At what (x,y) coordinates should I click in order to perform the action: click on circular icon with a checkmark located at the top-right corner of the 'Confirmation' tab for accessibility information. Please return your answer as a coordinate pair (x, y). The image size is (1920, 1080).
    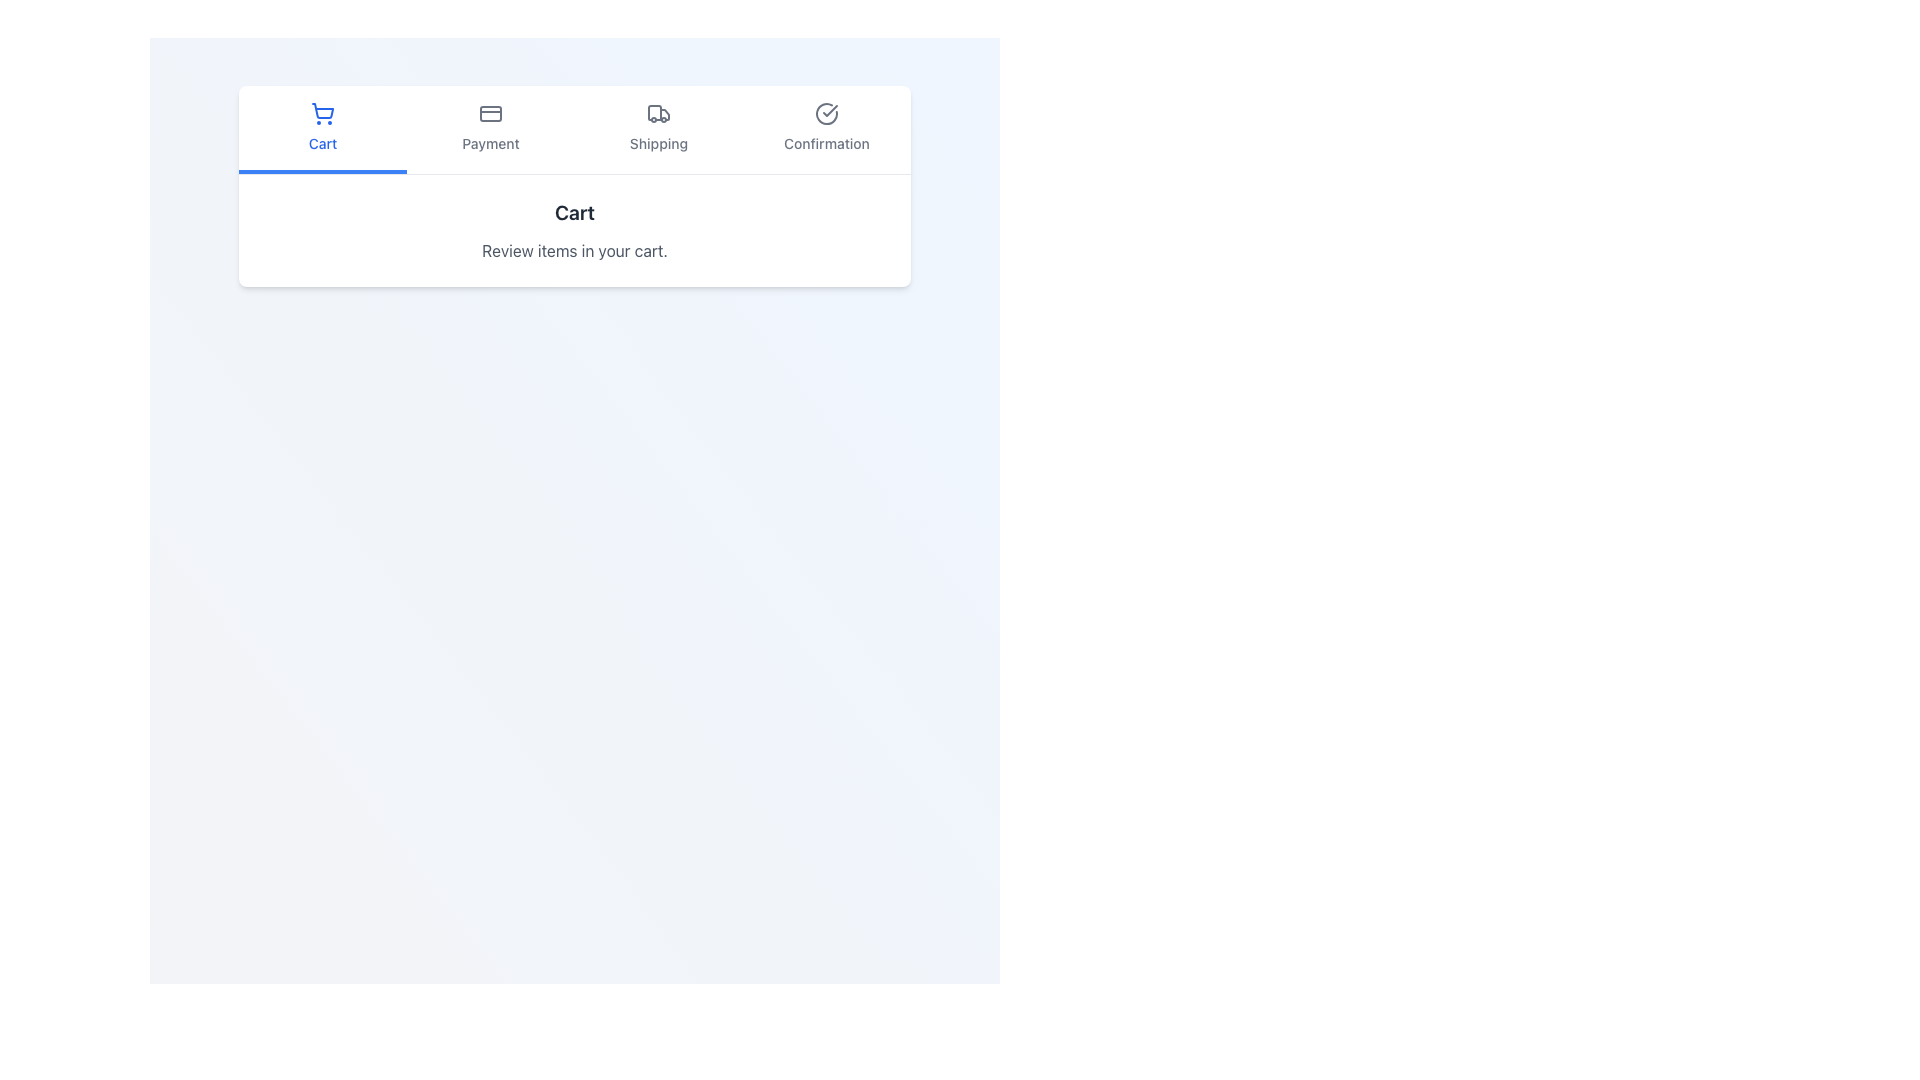
    Looking at the image, I should click on (826, 114).